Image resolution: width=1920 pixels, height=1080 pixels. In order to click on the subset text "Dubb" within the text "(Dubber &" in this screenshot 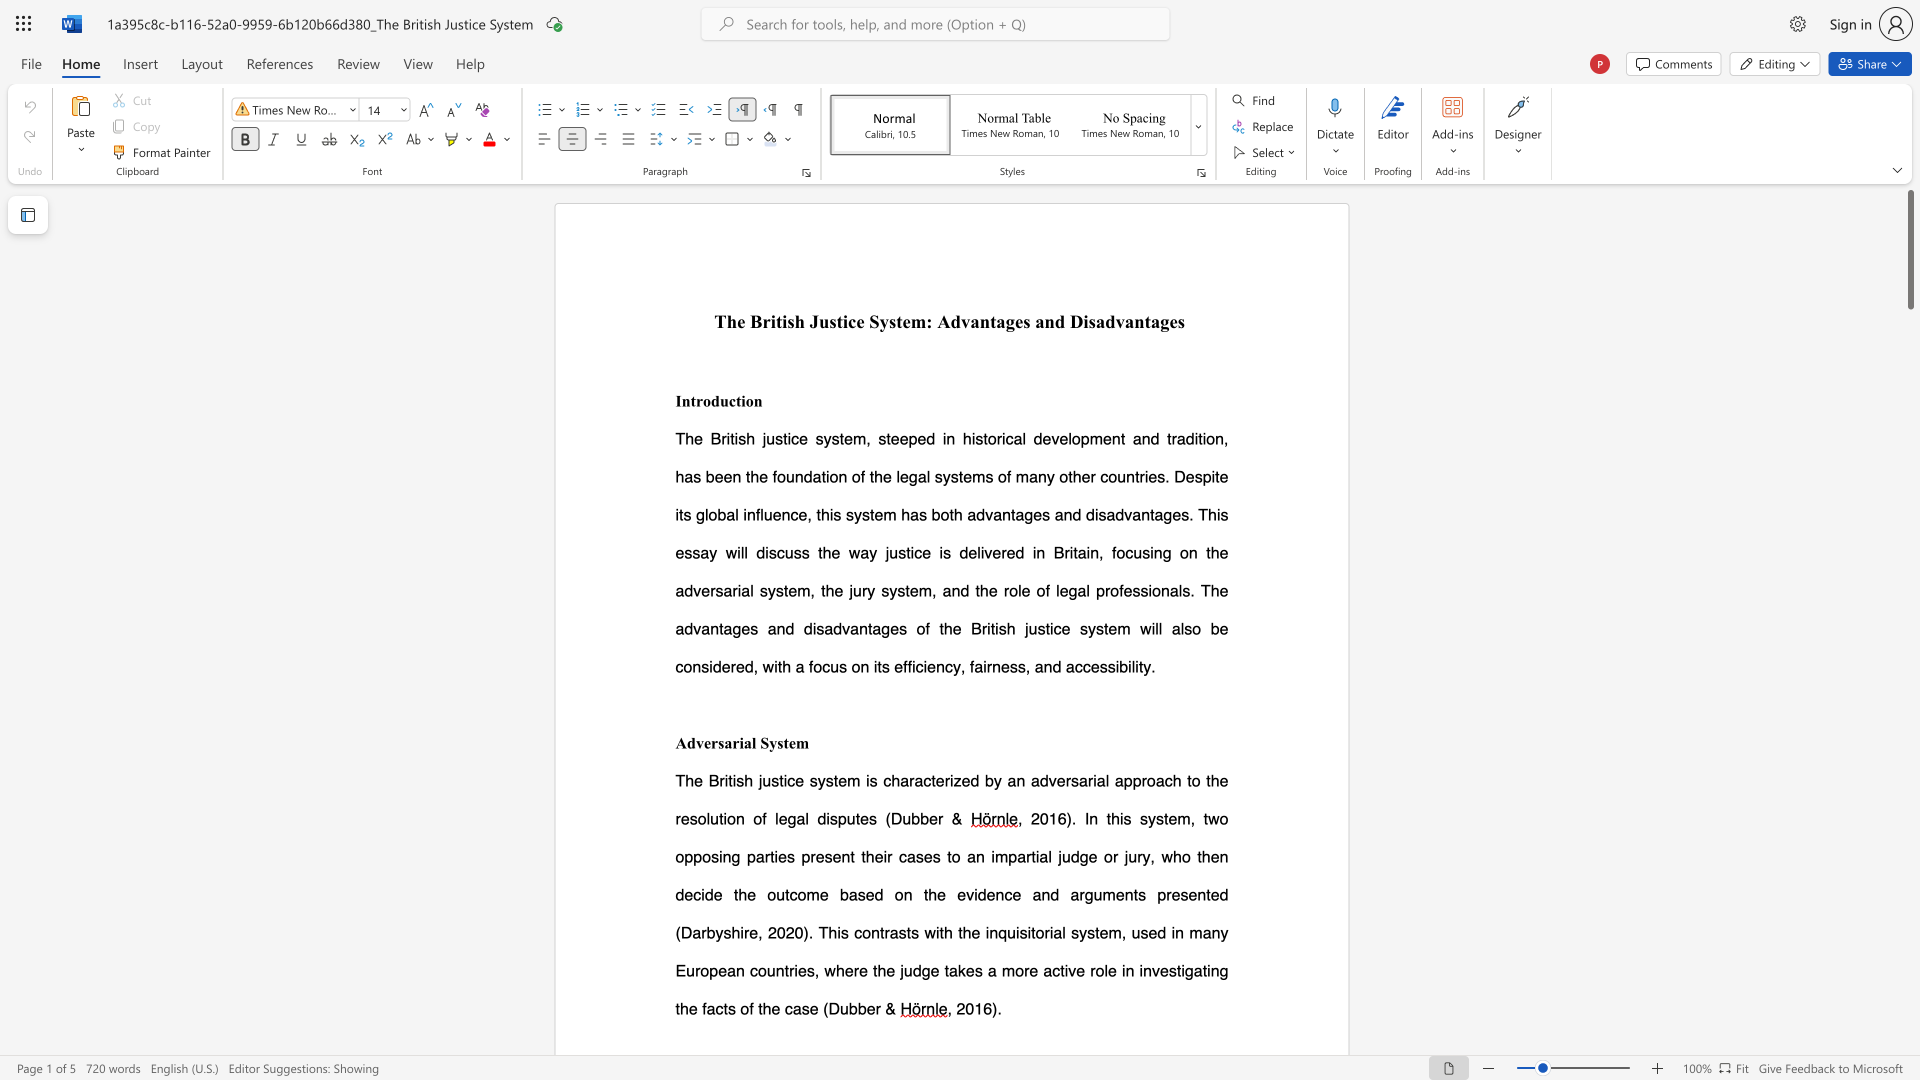, I will do `click(889, 818)`.